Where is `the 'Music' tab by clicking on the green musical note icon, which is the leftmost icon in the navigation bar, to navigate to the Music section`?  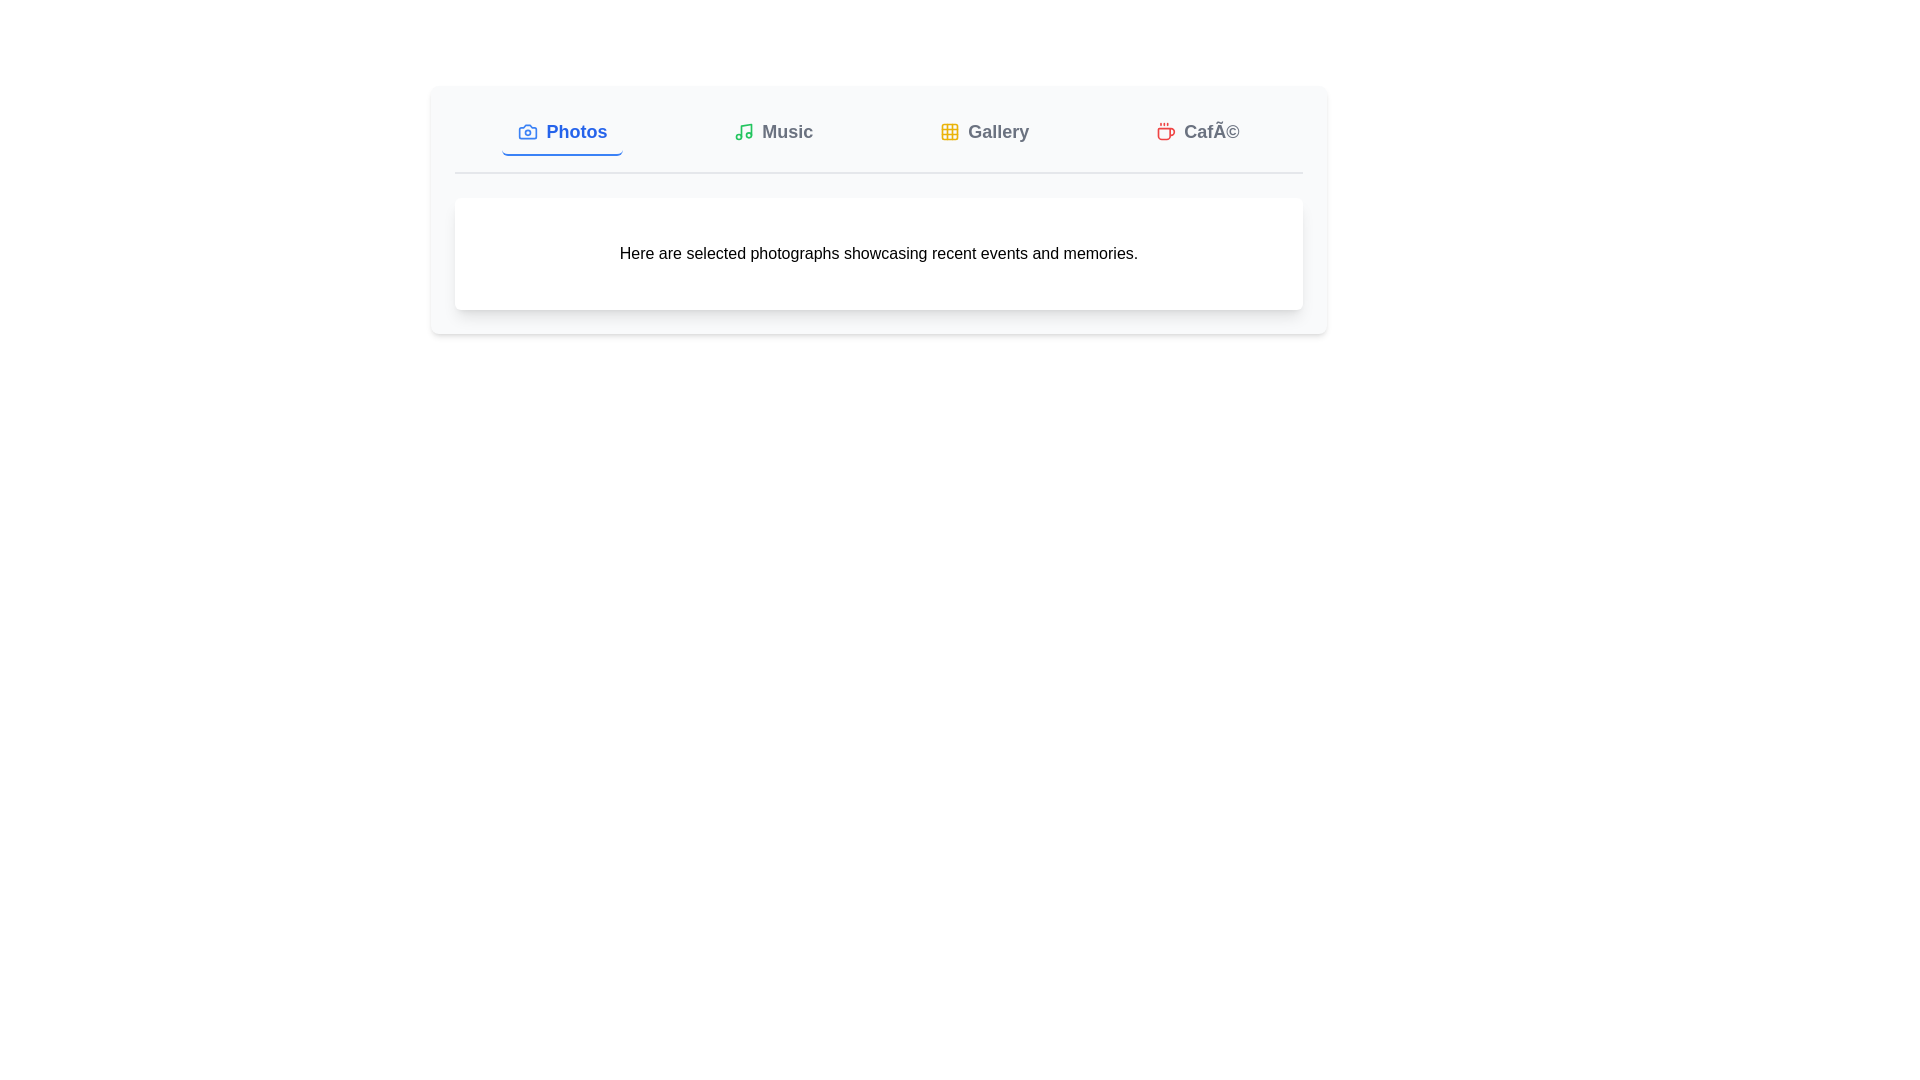 the 'Music' tab by clicking on the green musical note icon, which is the leftmost icon in the navigation bar, to navigate to the Music section is located at coordinates (743, 131).